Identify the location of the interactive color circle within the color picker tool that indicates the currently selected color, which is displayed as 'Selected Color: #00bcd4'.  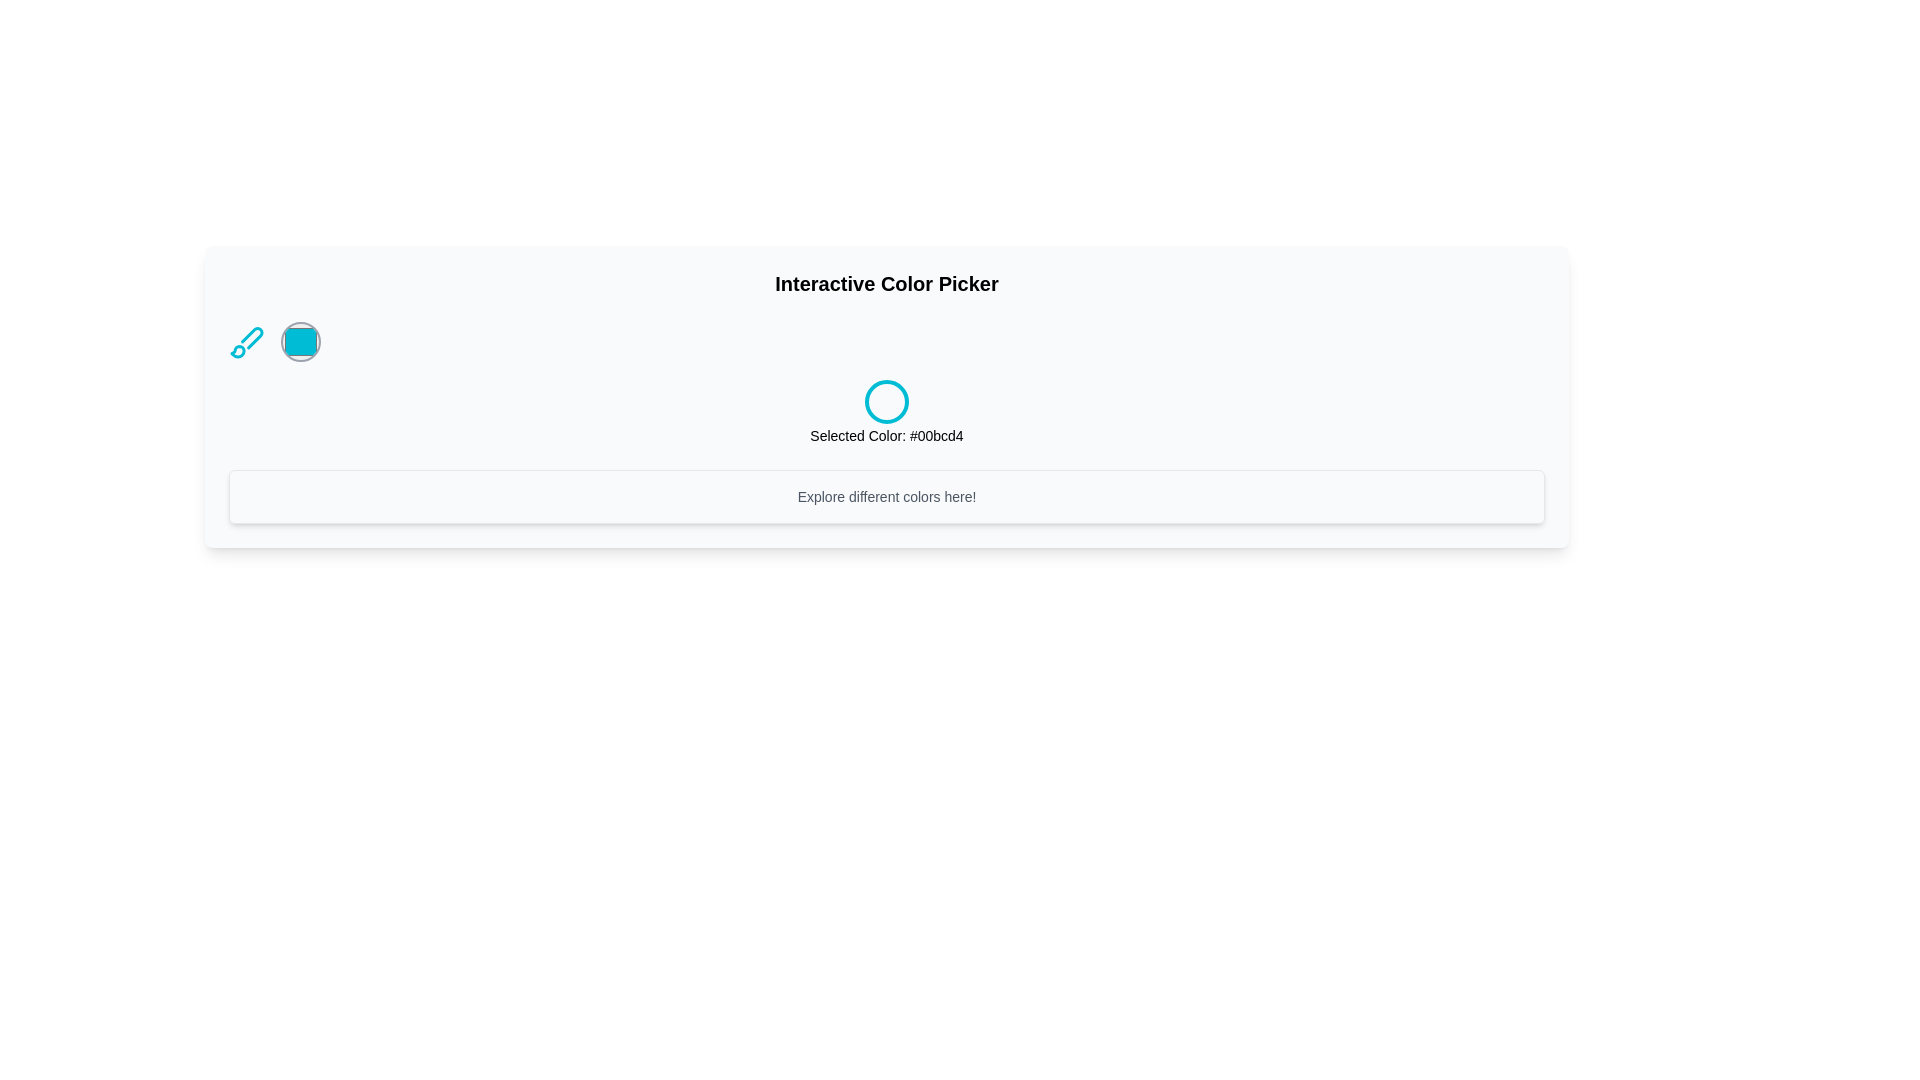
(886, 341).